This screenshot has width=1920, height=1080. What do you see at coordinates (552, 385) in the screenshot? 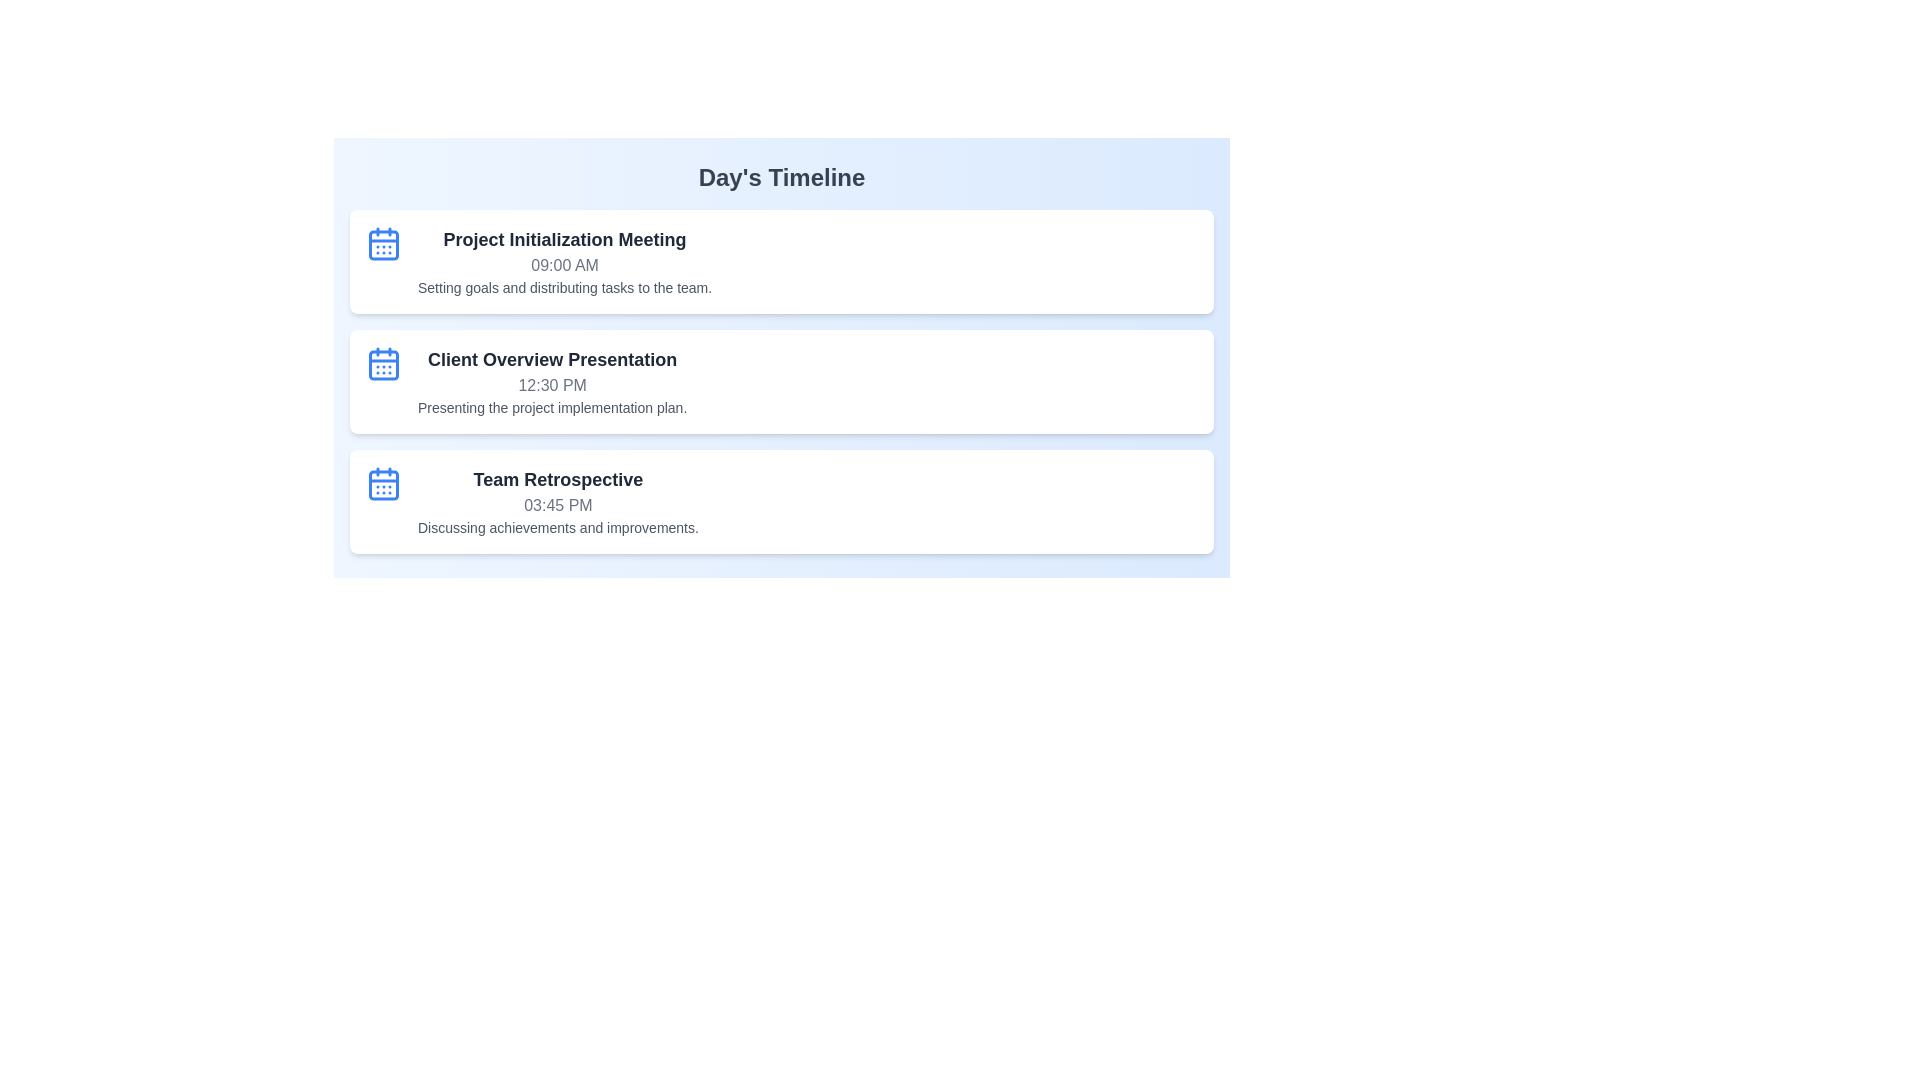
I see `the text label displaying '12:30 PM' in a medium-sized serif font, styled with a gray color, located below the heading 'Client Overview Presentation' in the timeline interface` at bounding box center [552, 385].